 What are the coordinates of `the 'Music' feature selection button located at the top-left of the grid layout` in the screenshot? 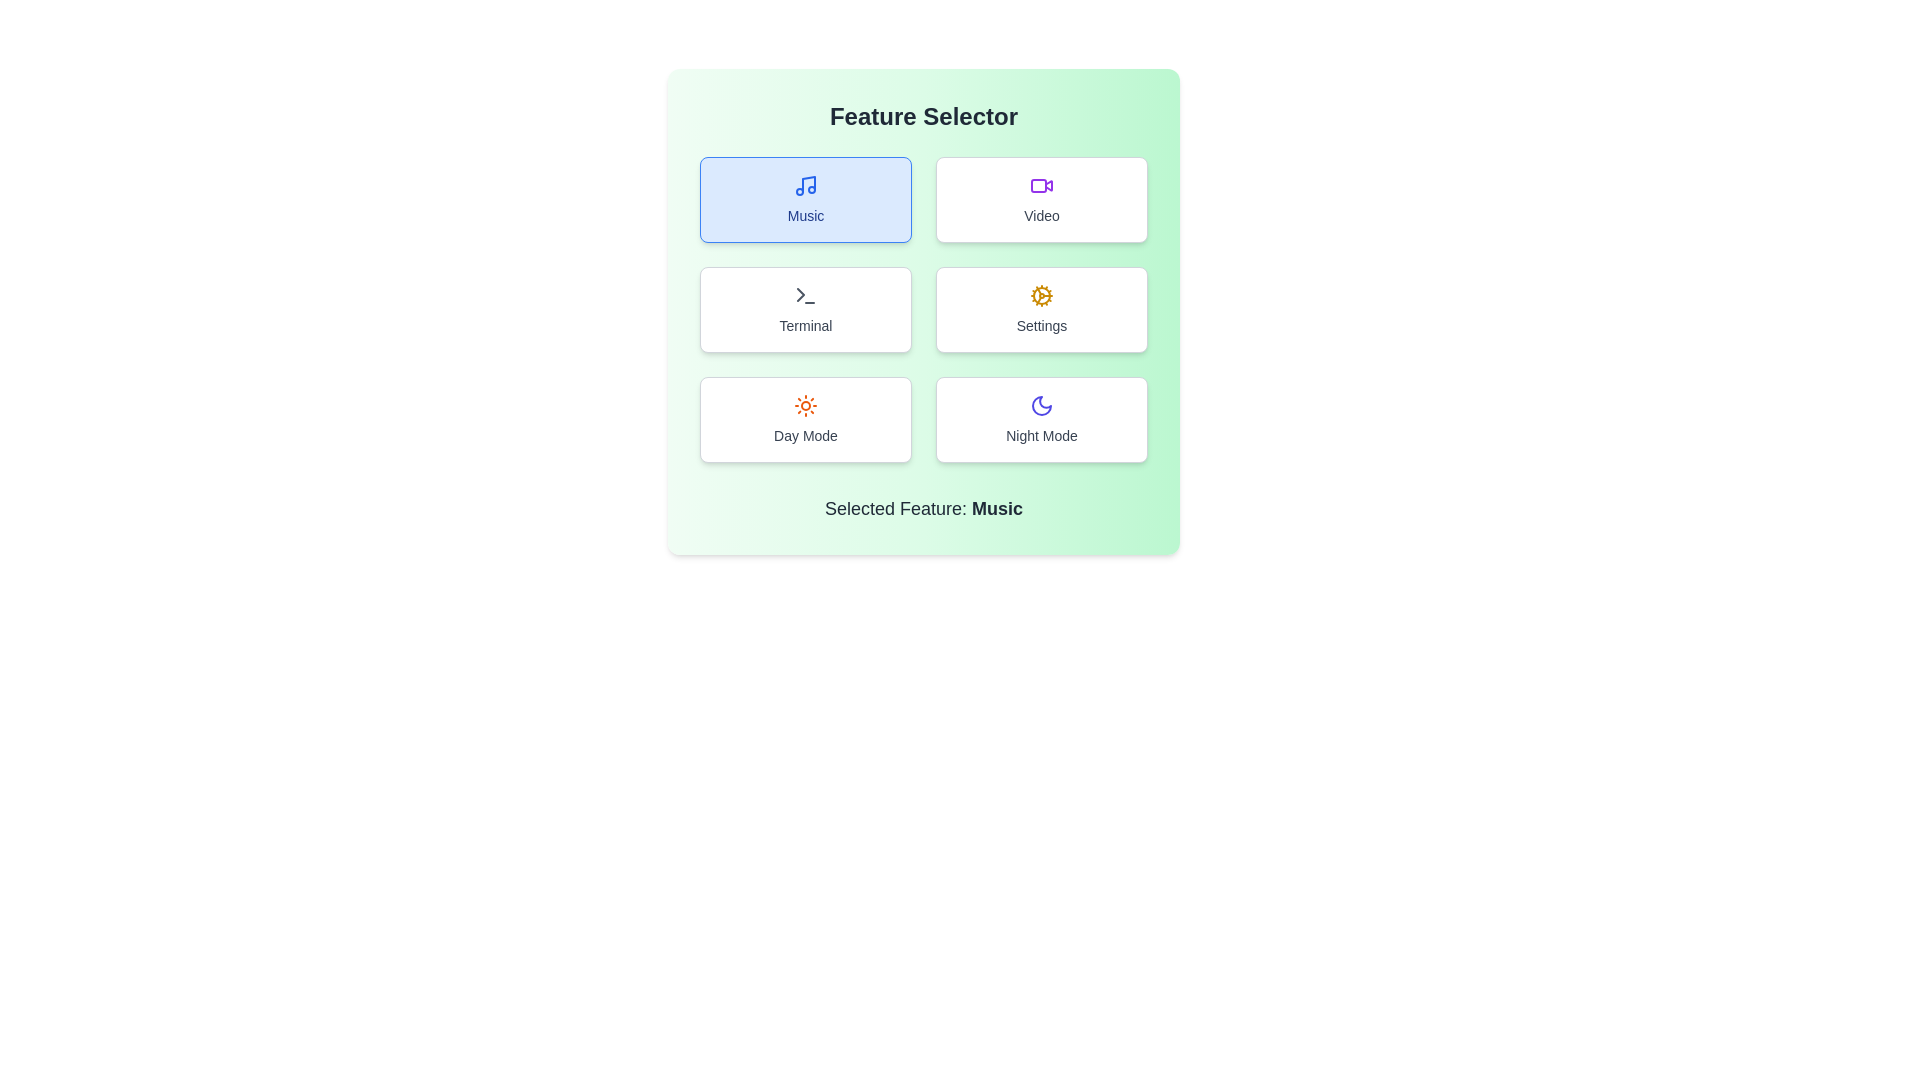 It's located at (806, 200).